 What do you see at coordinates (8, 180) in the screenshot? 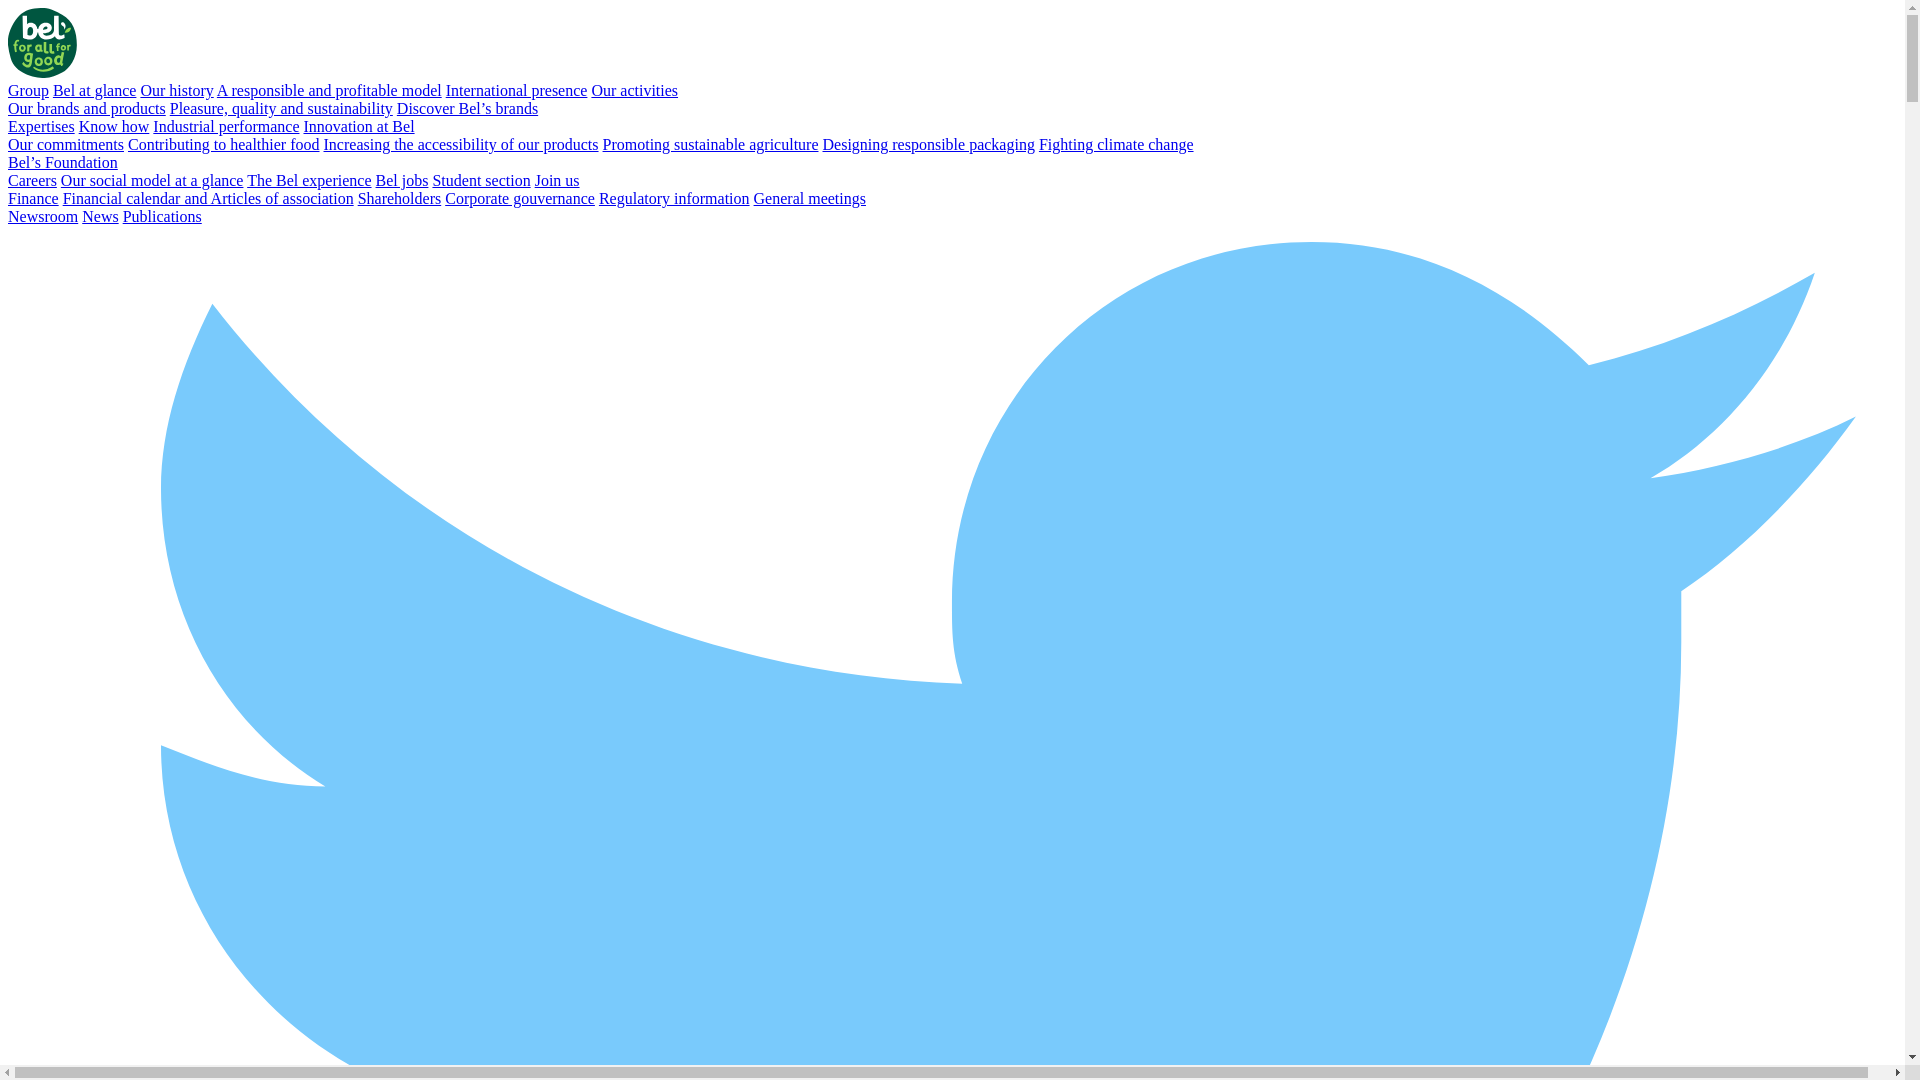
I see `'Careers'` at bounding box center [8, 180].